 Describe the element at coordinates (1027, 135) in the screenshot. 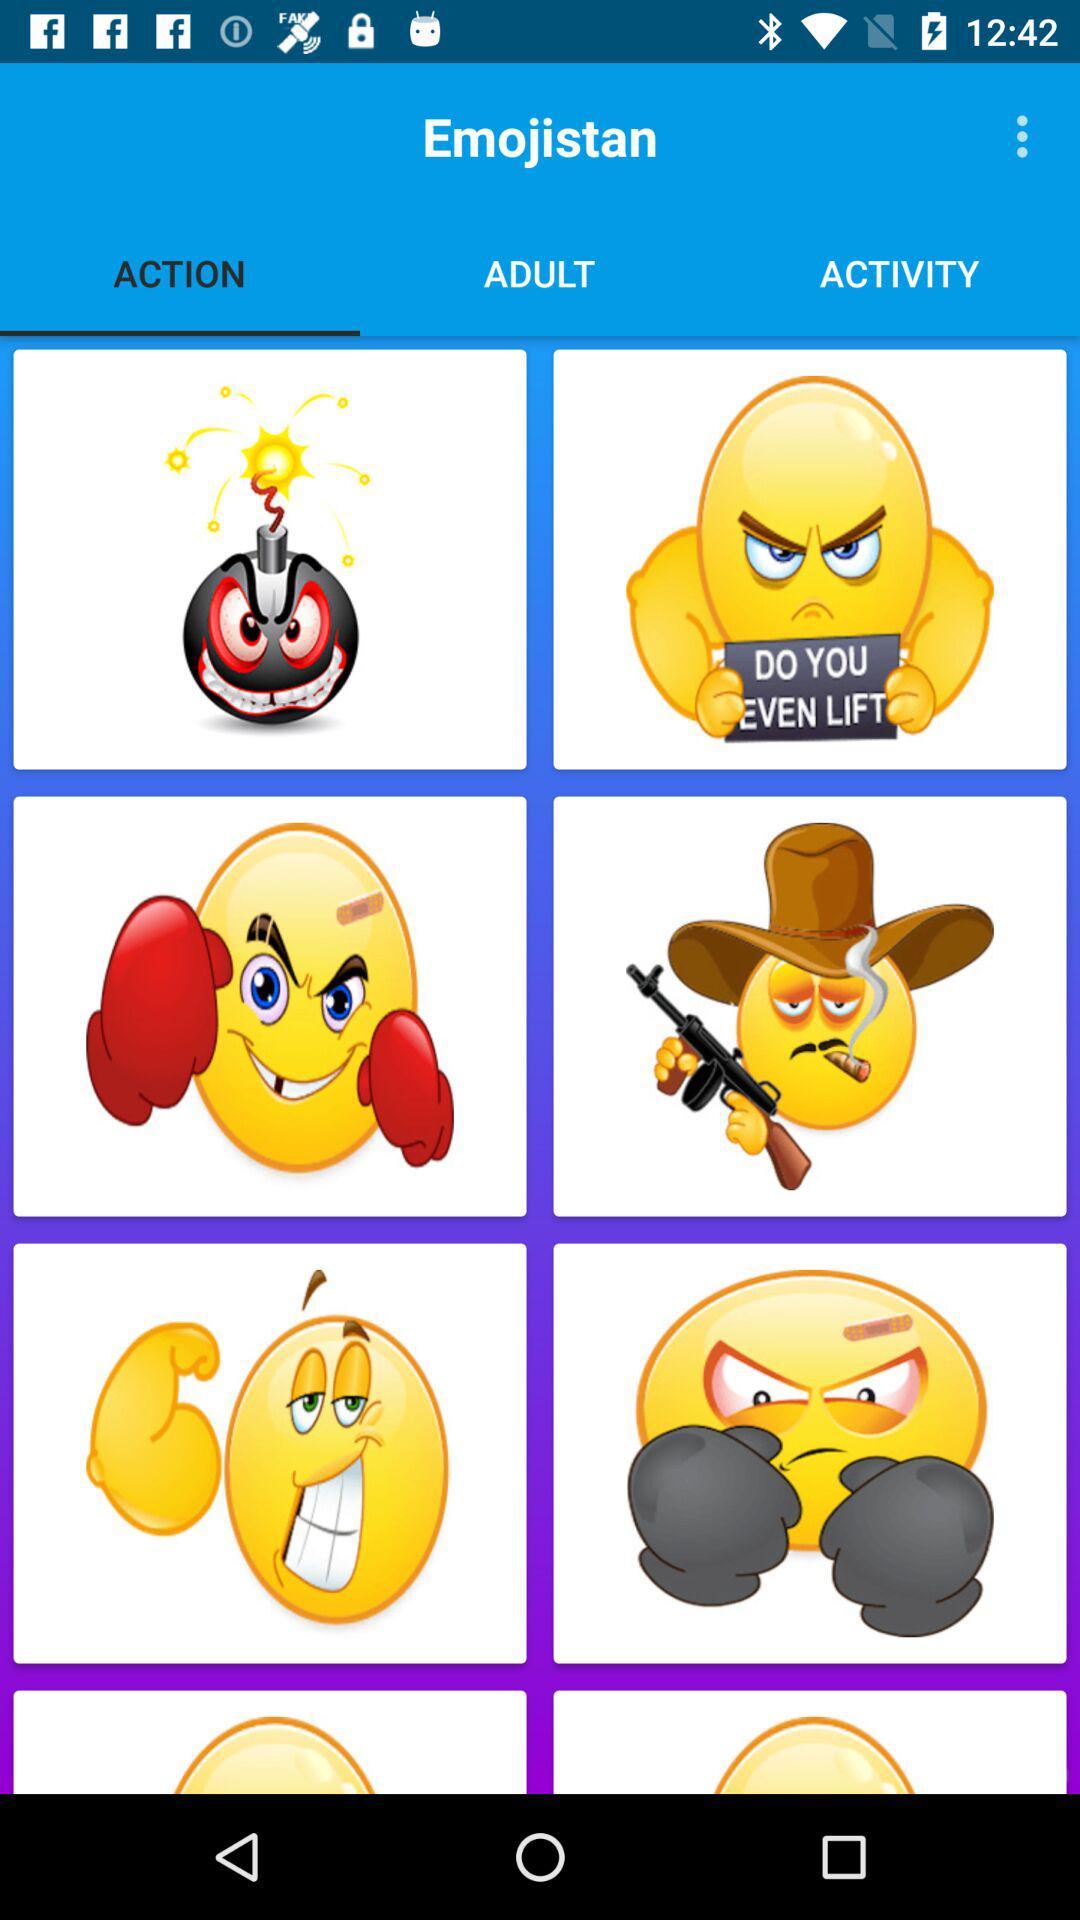

I see `icon above activity icon` at that location.